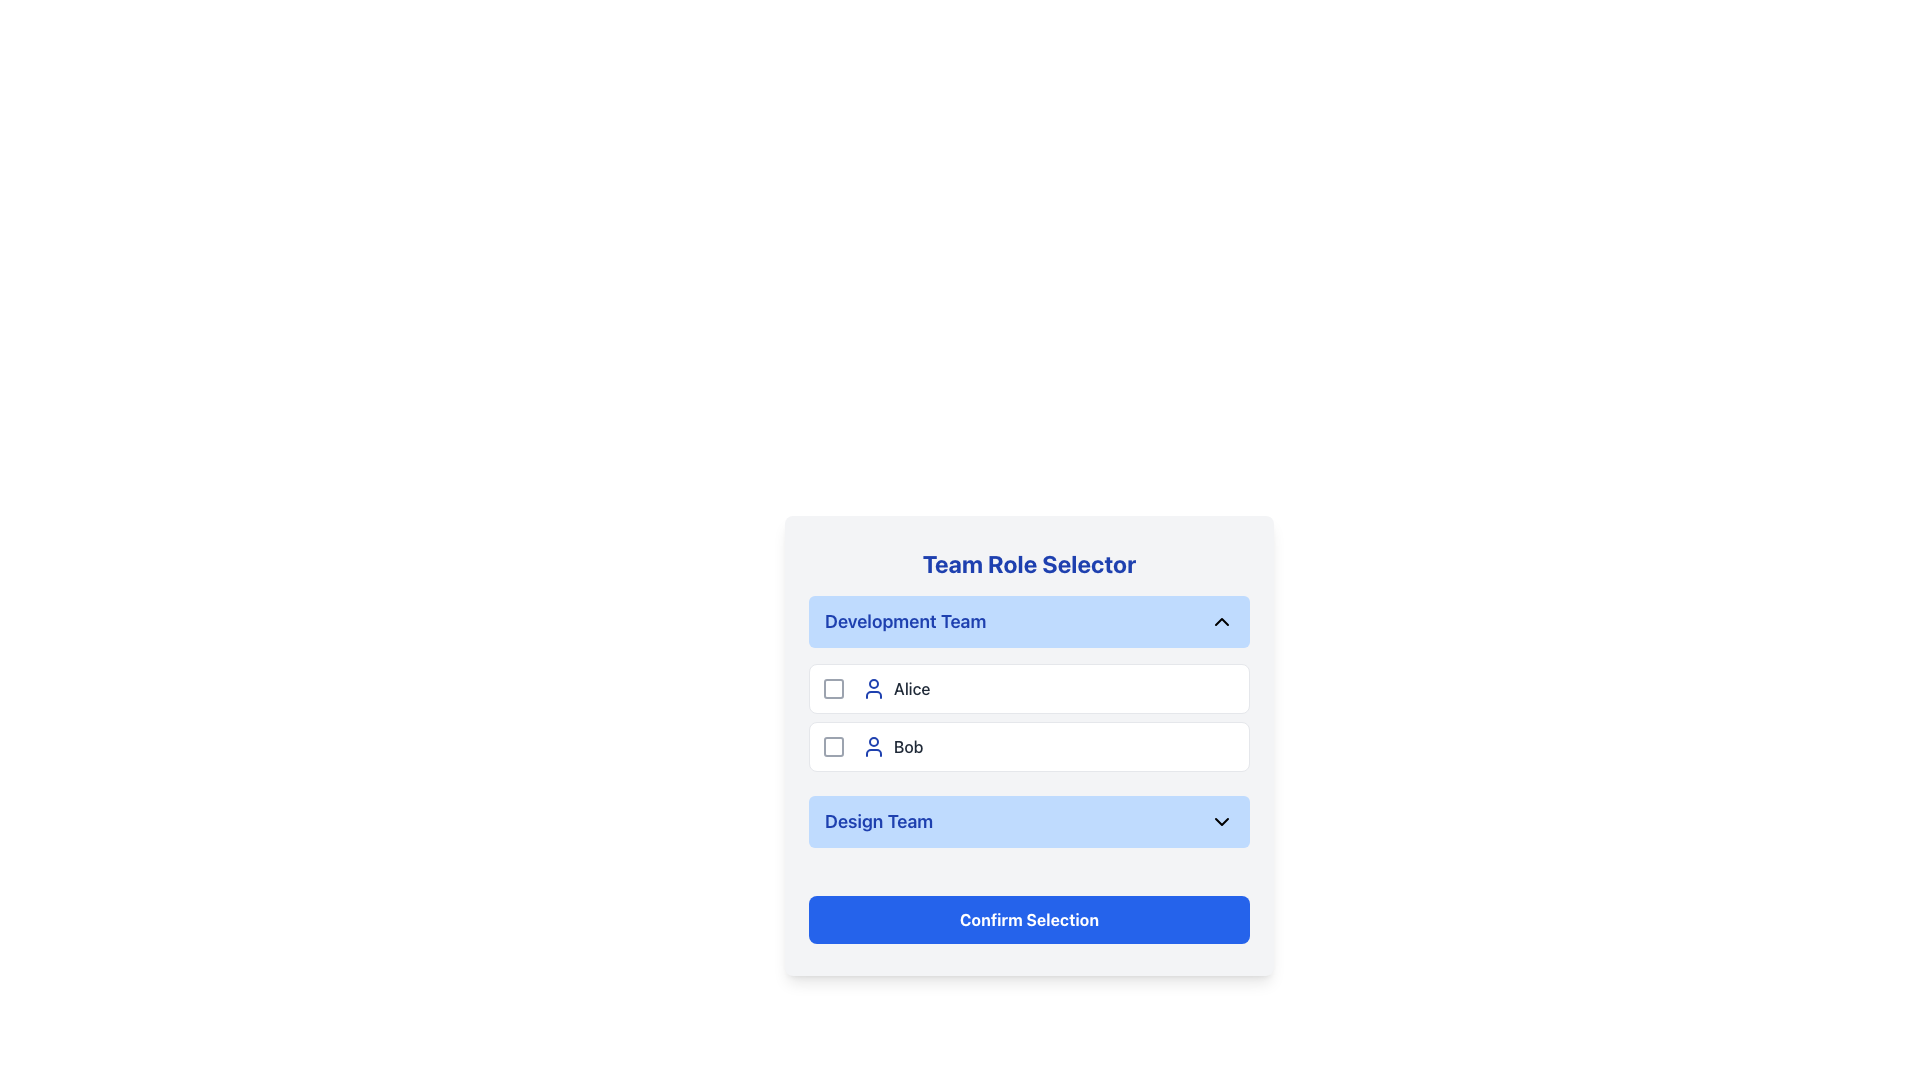  What do you see at coordinates (834, 688) in the screenshot?
I see `the Square icon with rounded corners that serves as a visual indicator associated with the user 'Alice'` at bounding box center [834, 688].